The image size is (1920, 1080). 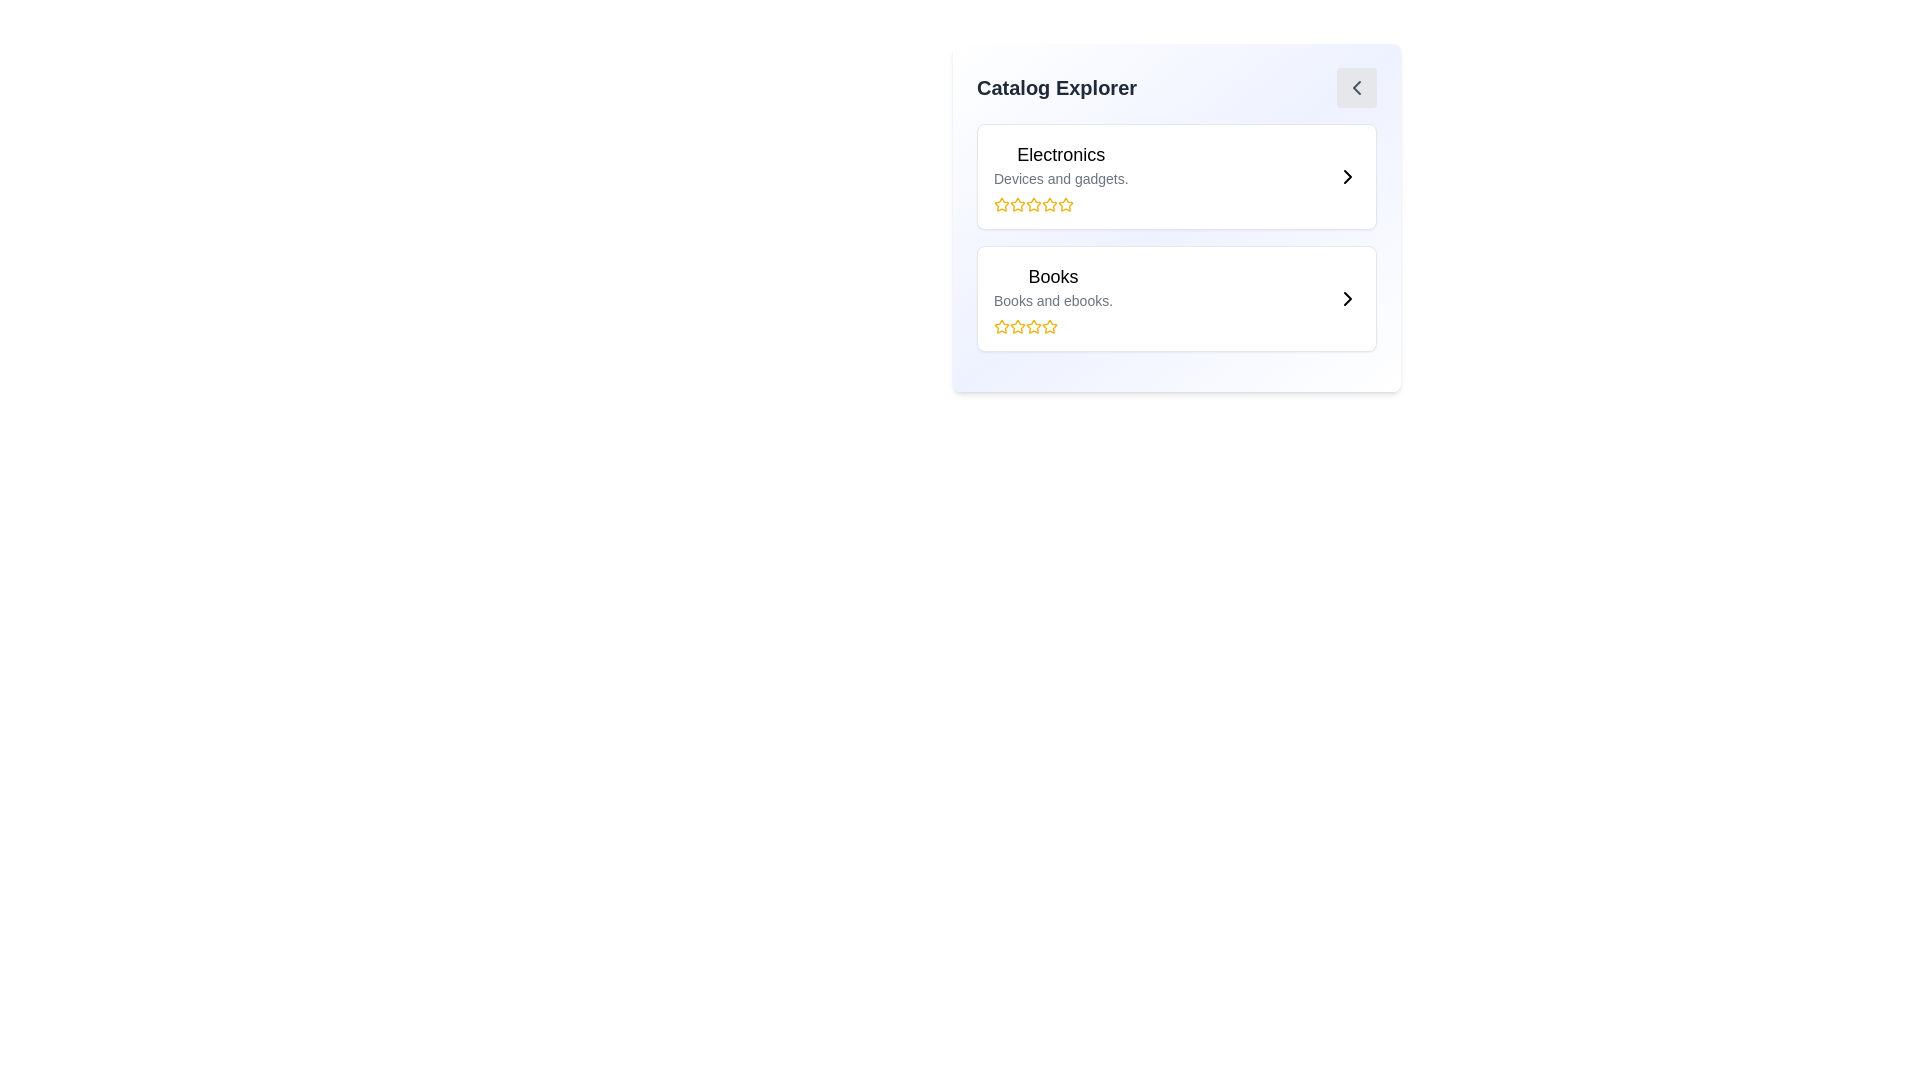 I want to click on the fourth star icon representing the rating element under the 'Electronics' category, so click(x=1049, y=204).